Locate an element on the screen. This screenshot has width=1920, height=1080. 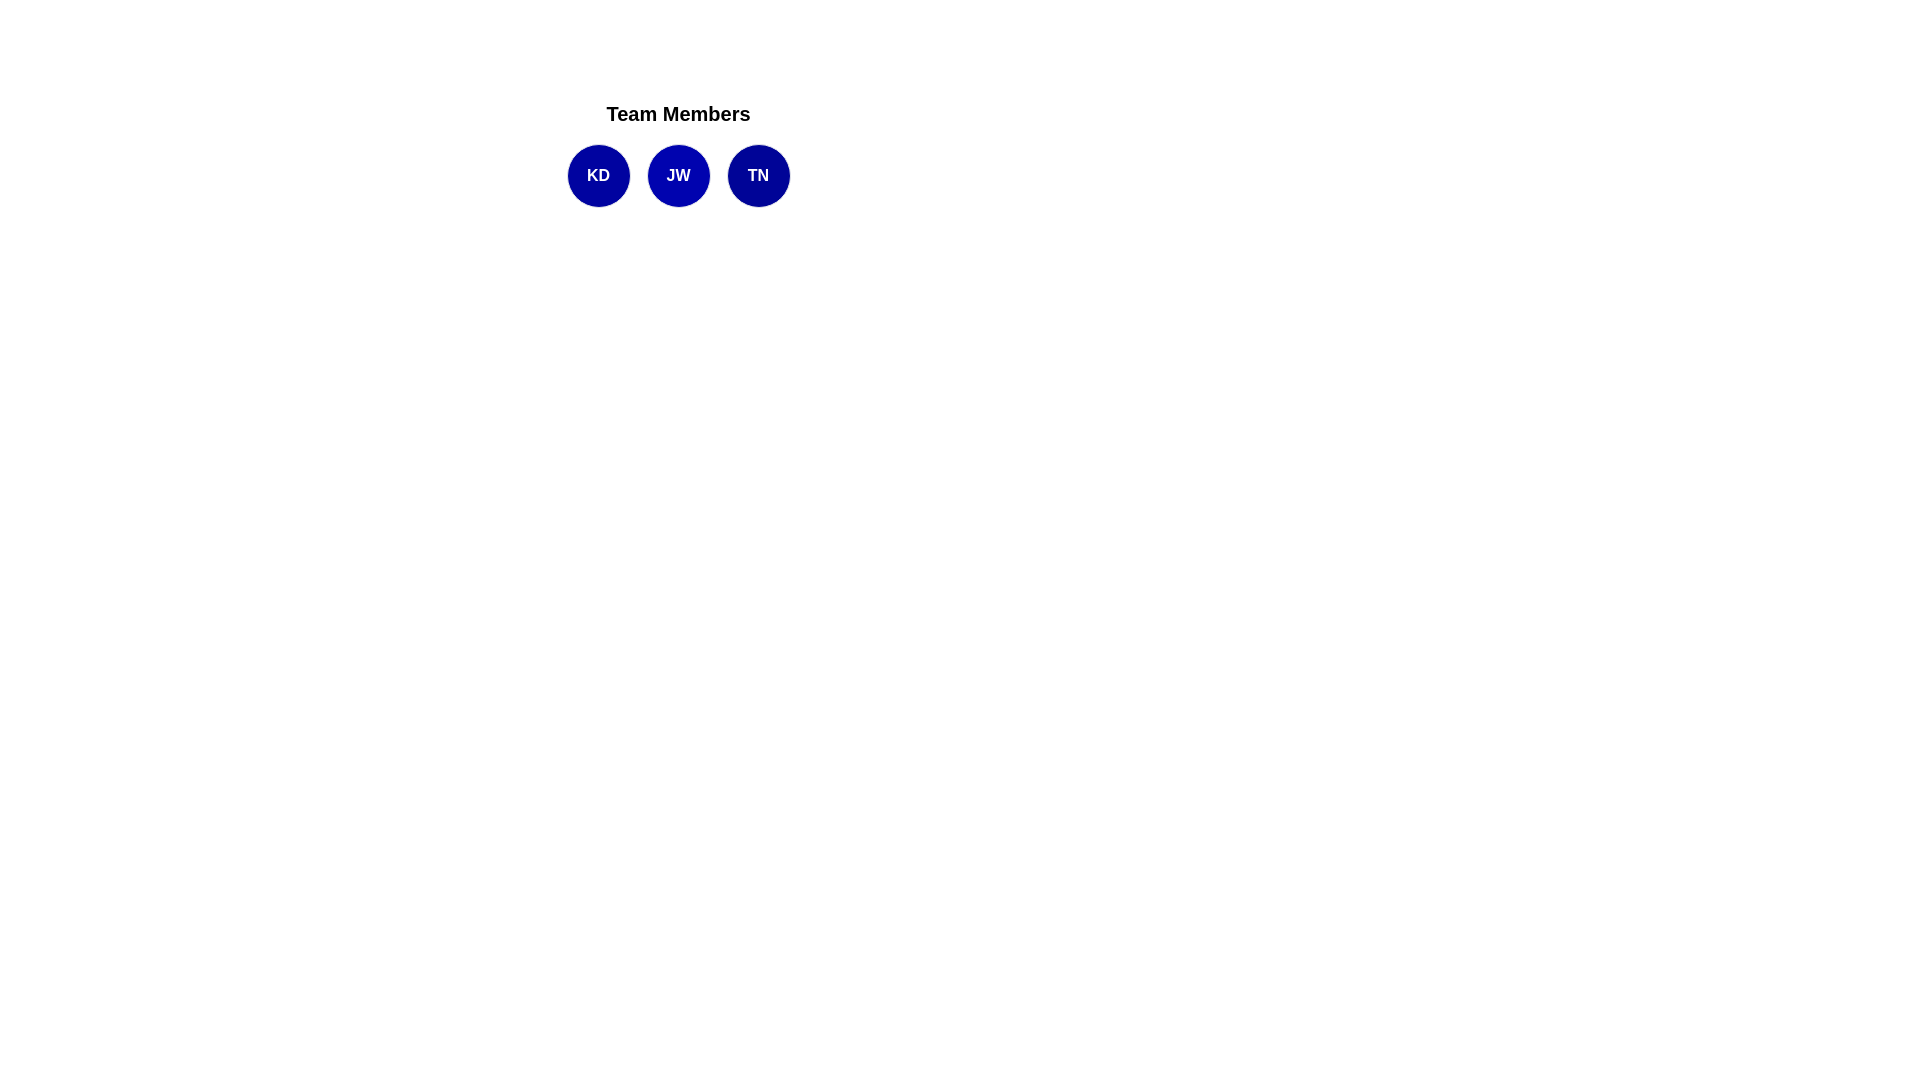
the text displaying the initials 'JW', which is located in the second blue circular icon from the left beneath the 'Team Members' header is located at coordinates (678, 175).